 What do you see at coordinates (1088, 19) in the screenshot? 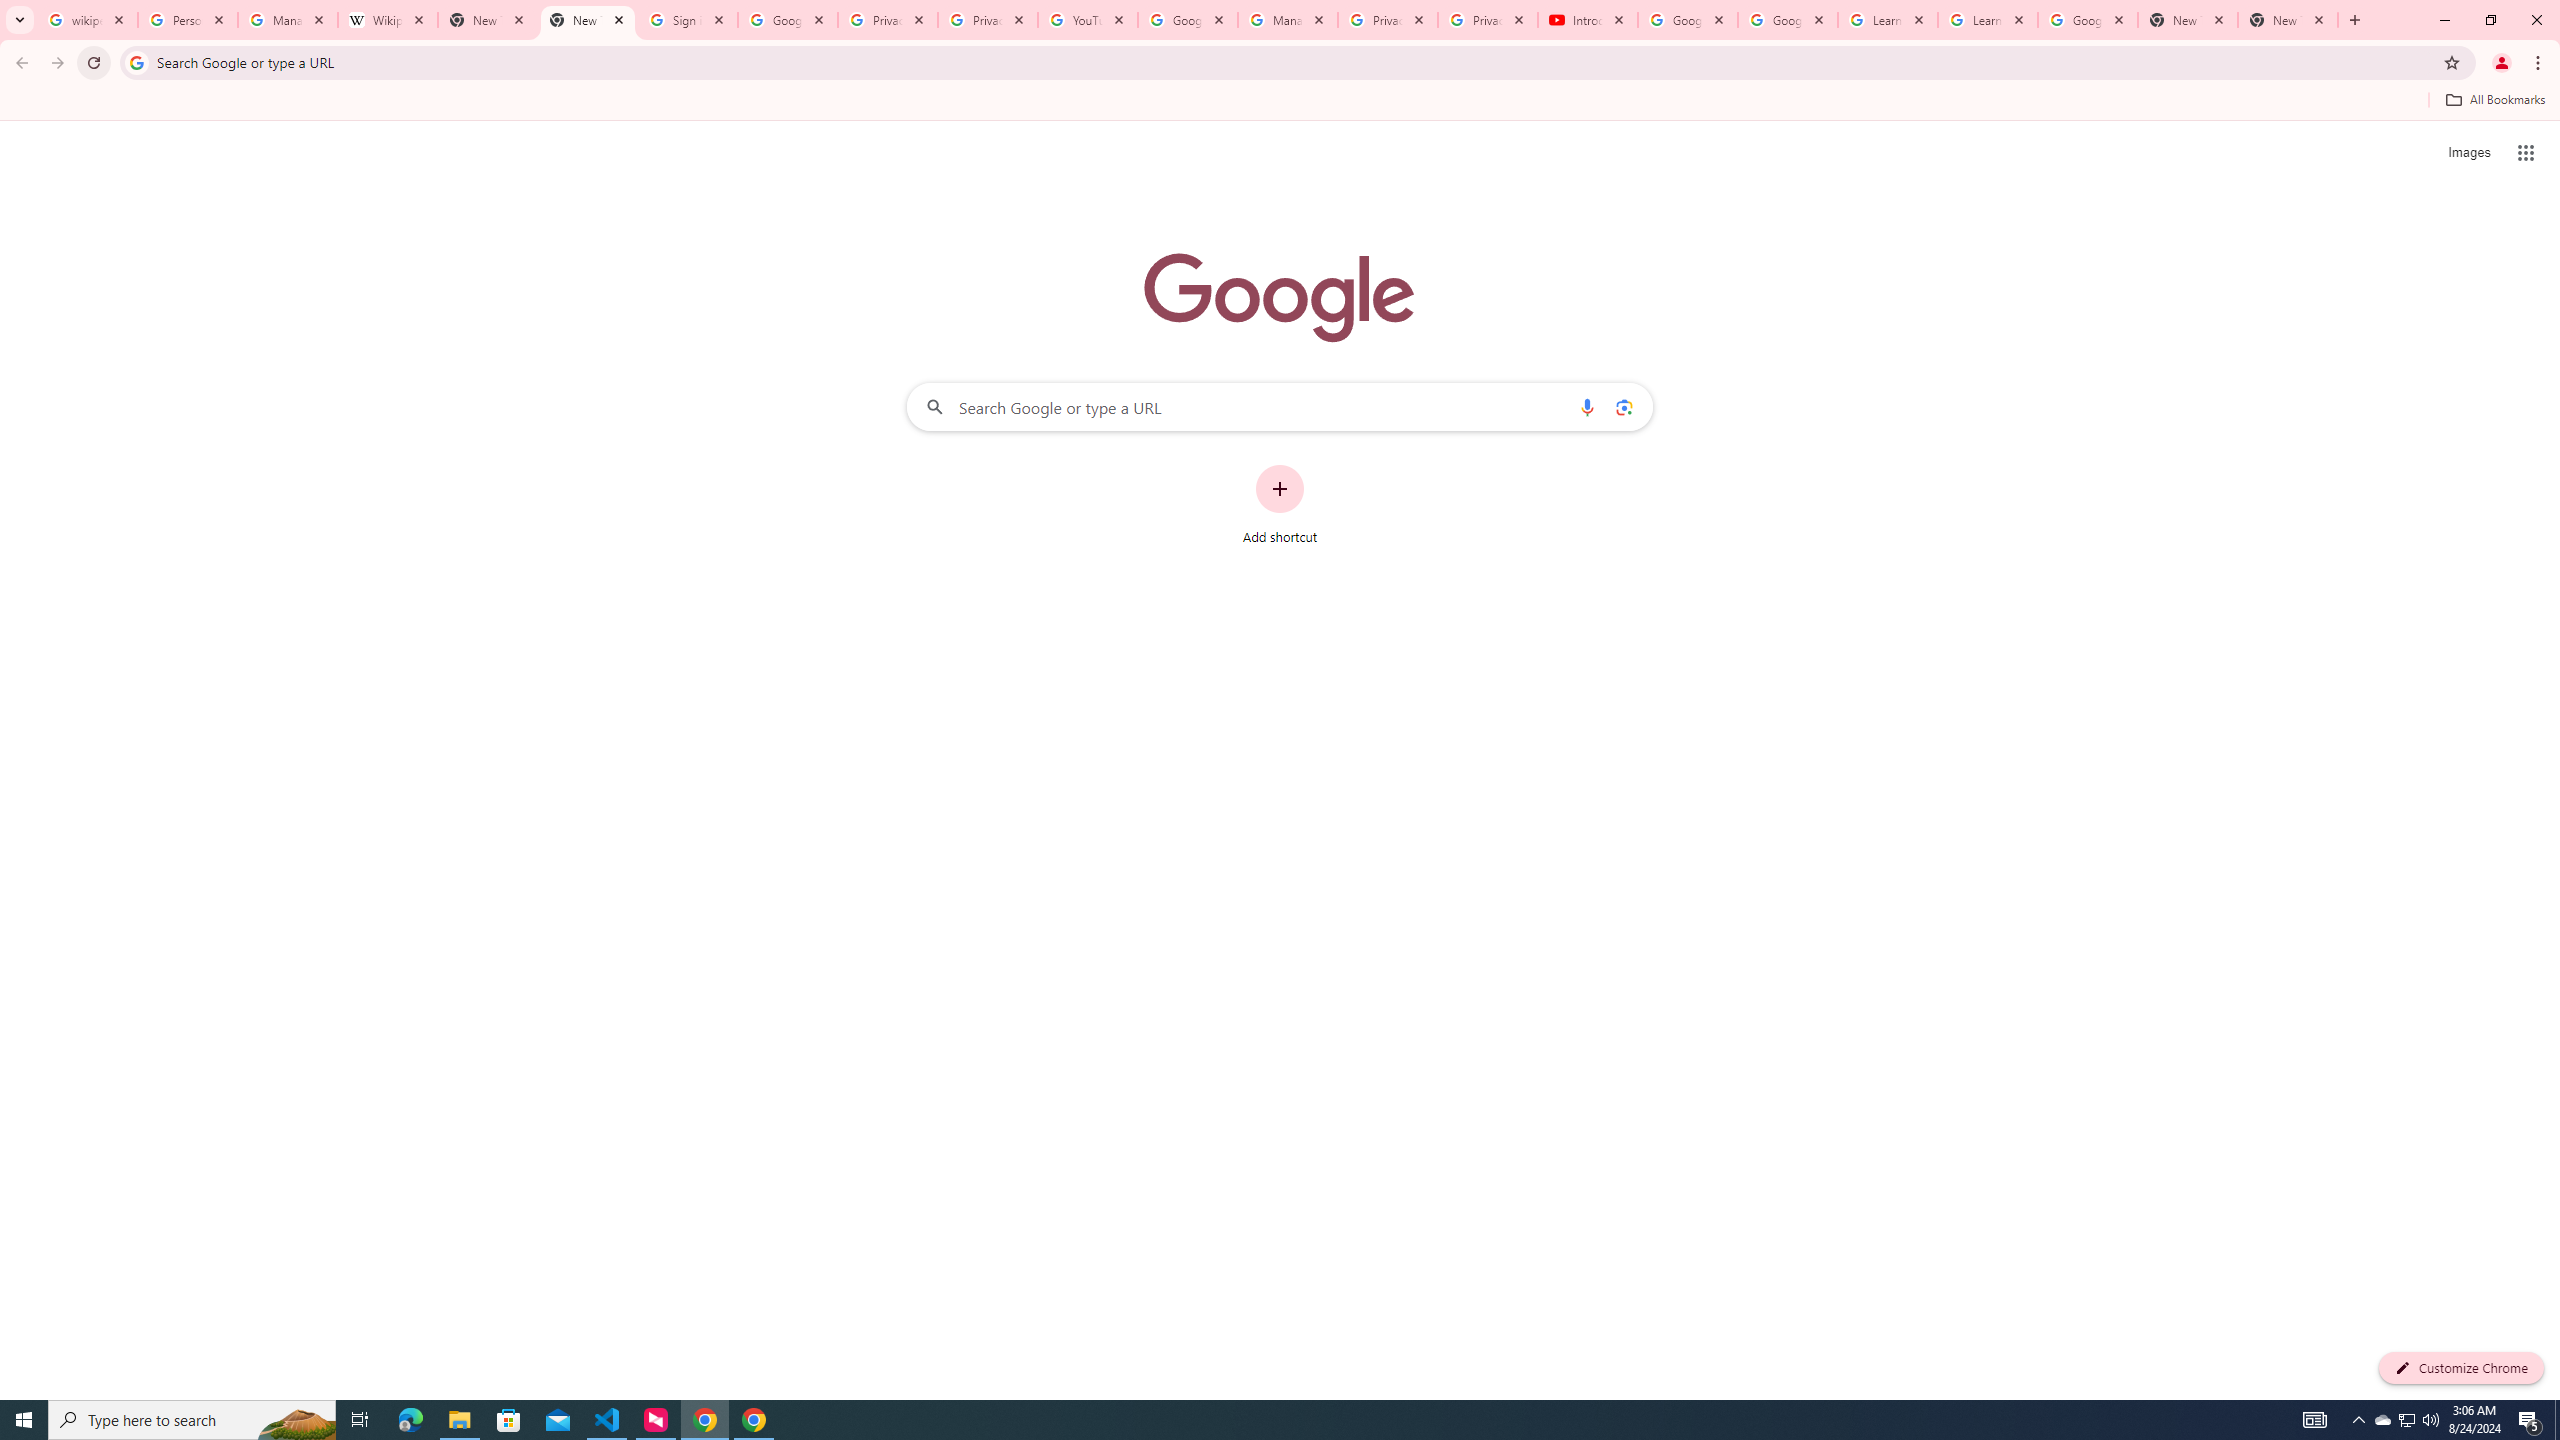
I see `'YouTube'` at bounding box center [1088, 19].